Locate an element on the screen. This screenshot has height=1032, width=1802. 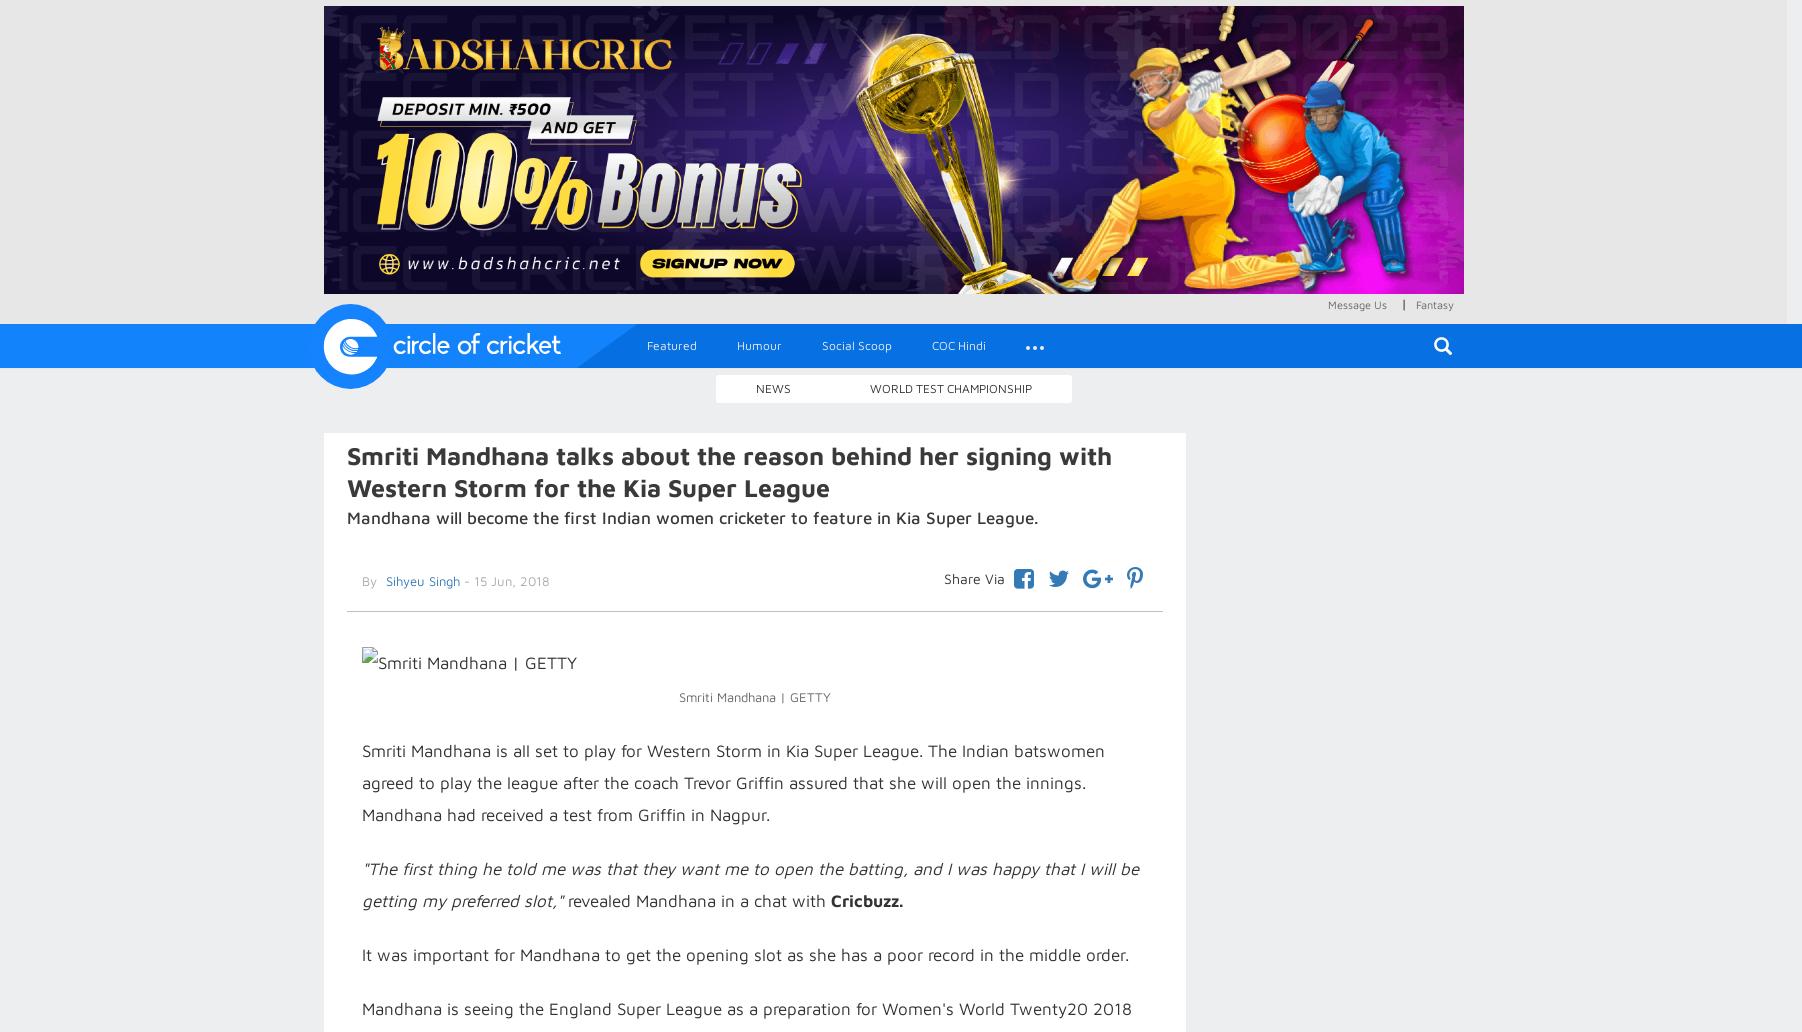
'Smriti Mandhana talks about the reason behind her signing with Western Storm for the Kia Super League' is located at coordinates (727, 470).